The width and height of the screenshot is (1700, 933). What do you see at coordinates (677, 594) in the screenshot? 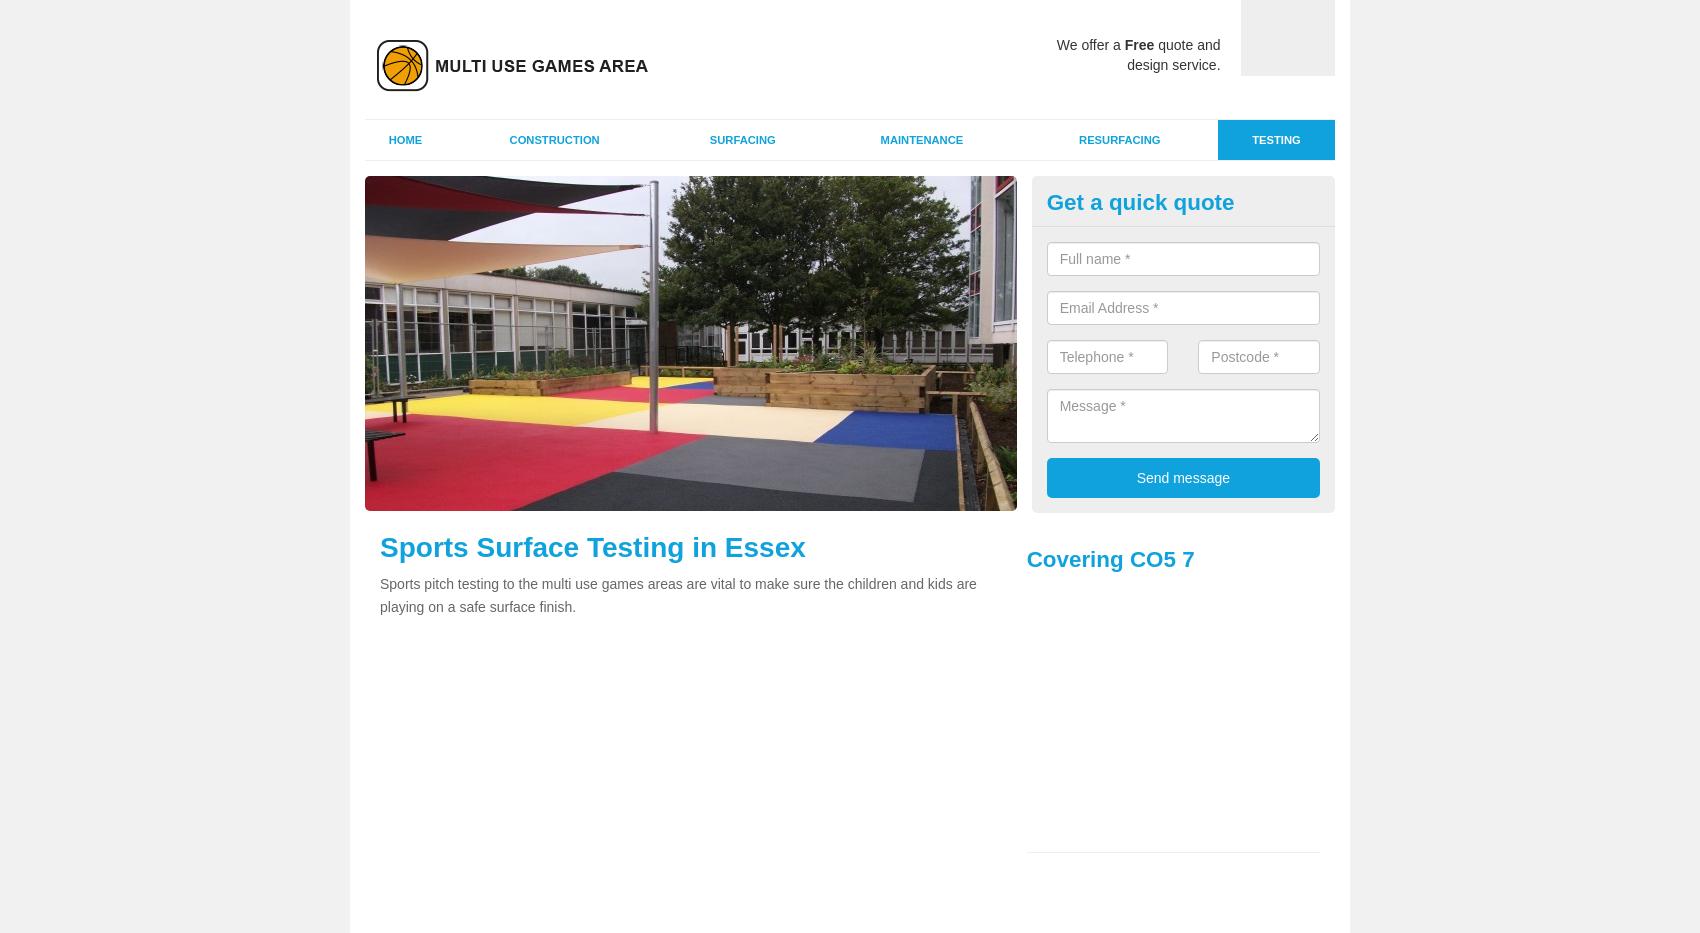
I see `'Sports pitch testing to the multi use games areas are vital to make sure the children and kids are playing on a safe surface finish.'` at bounding box center [677, 594].